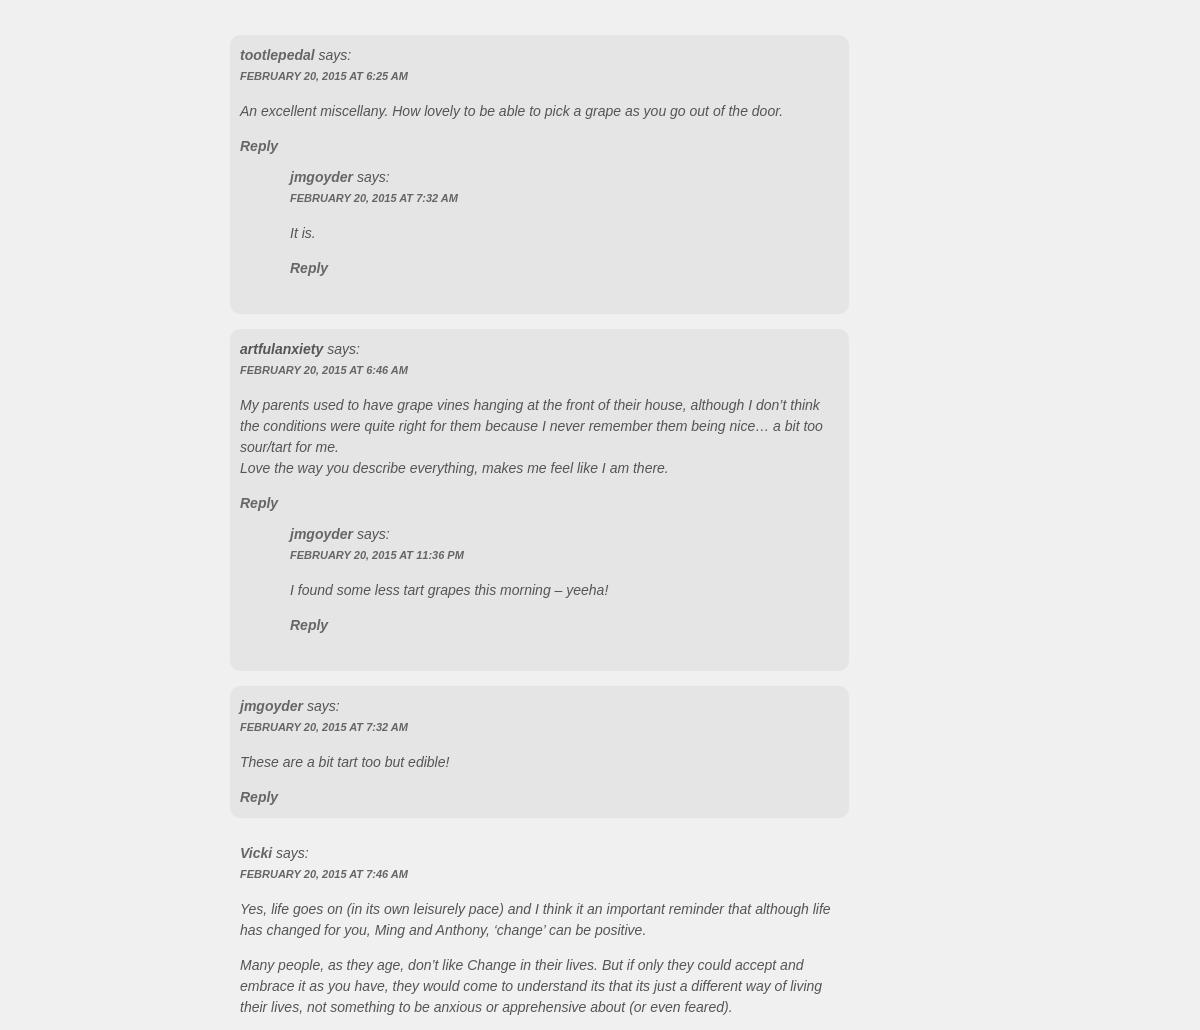 The height and width of the screenshot is (1030, 1200). I want to click on 'Vicki', so click(254, 851).